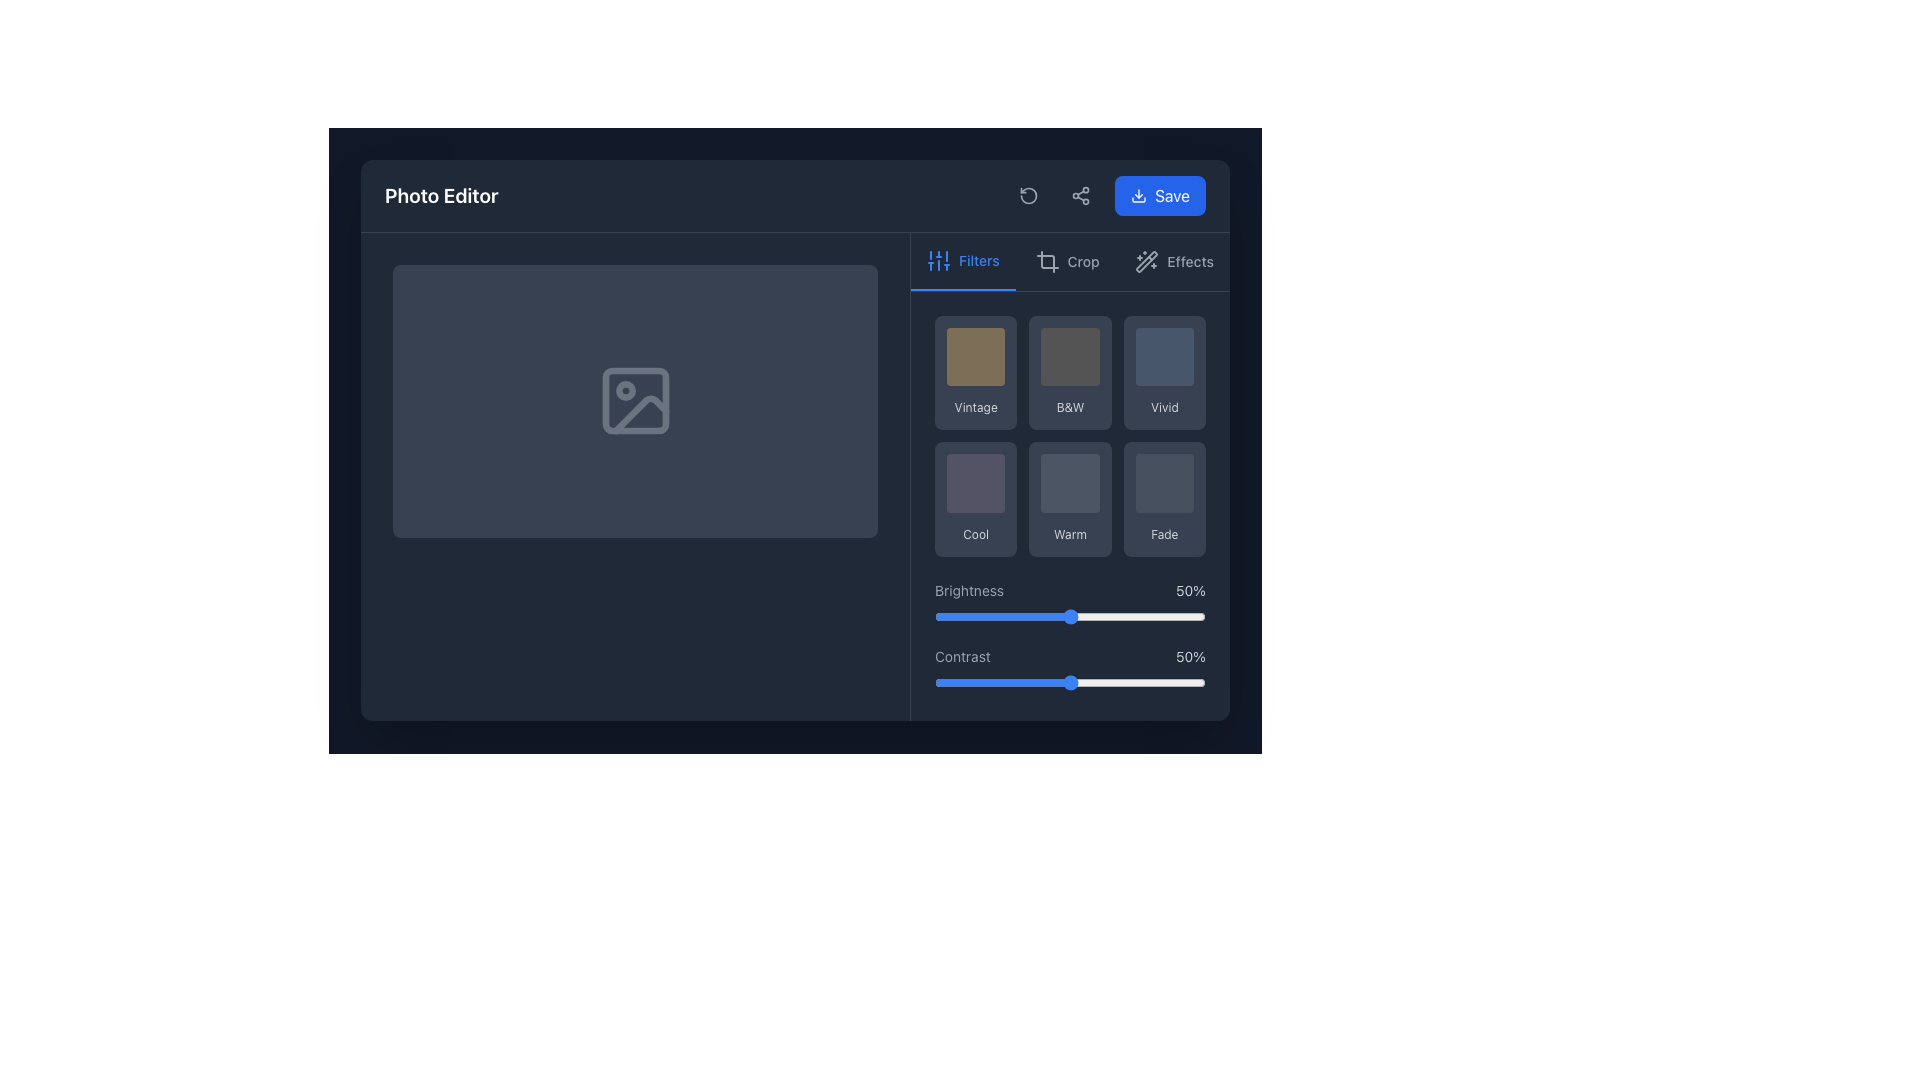  Describe the element at coordinates (440, 196) in the screenshot. I see `the bold white text label saying 'Photo Editor' located prominently in the upper-left area of the interface` at that location.